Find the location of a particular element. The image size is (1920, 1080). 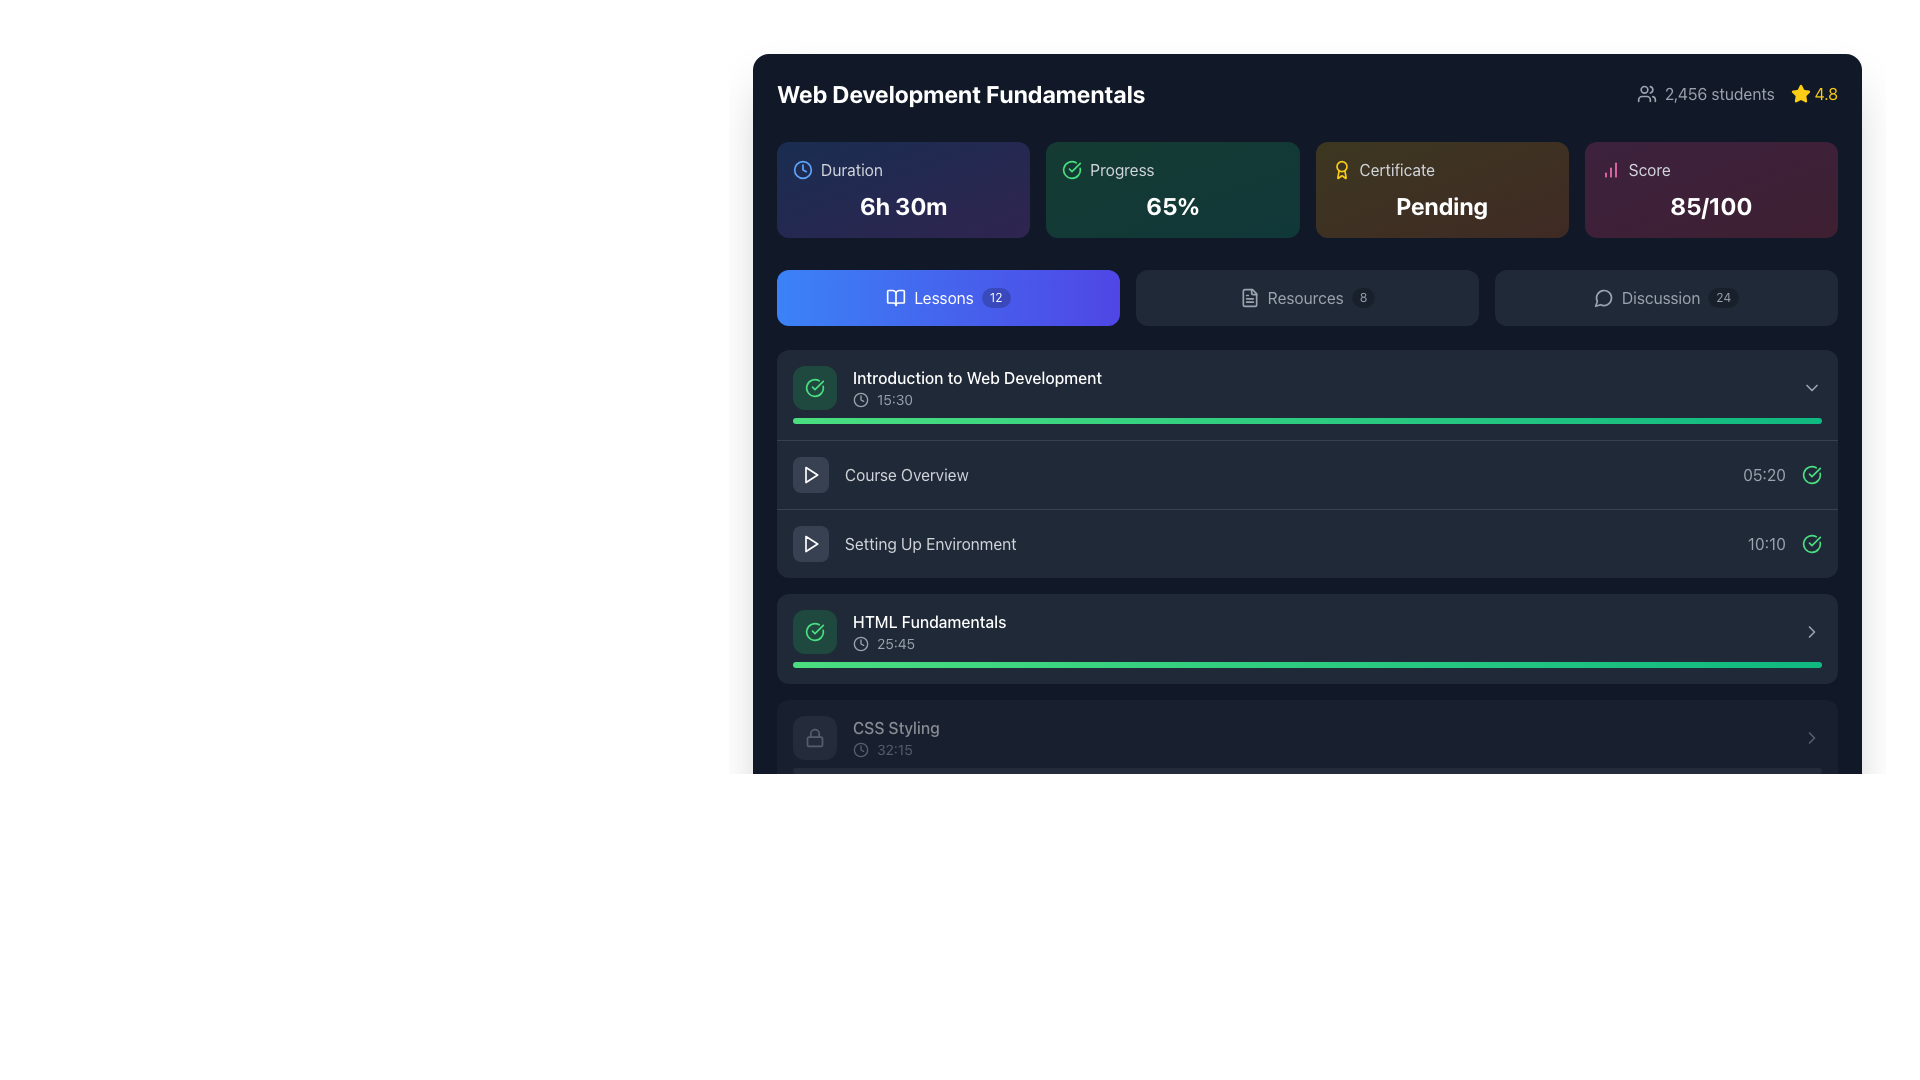

the Text Label indicating the duration of the 'Course Overview' item, located in the bottom-right corner of the 'Course Overview' section, to the left of the green circular checkmark icon is located at coordinates (1782, 474).